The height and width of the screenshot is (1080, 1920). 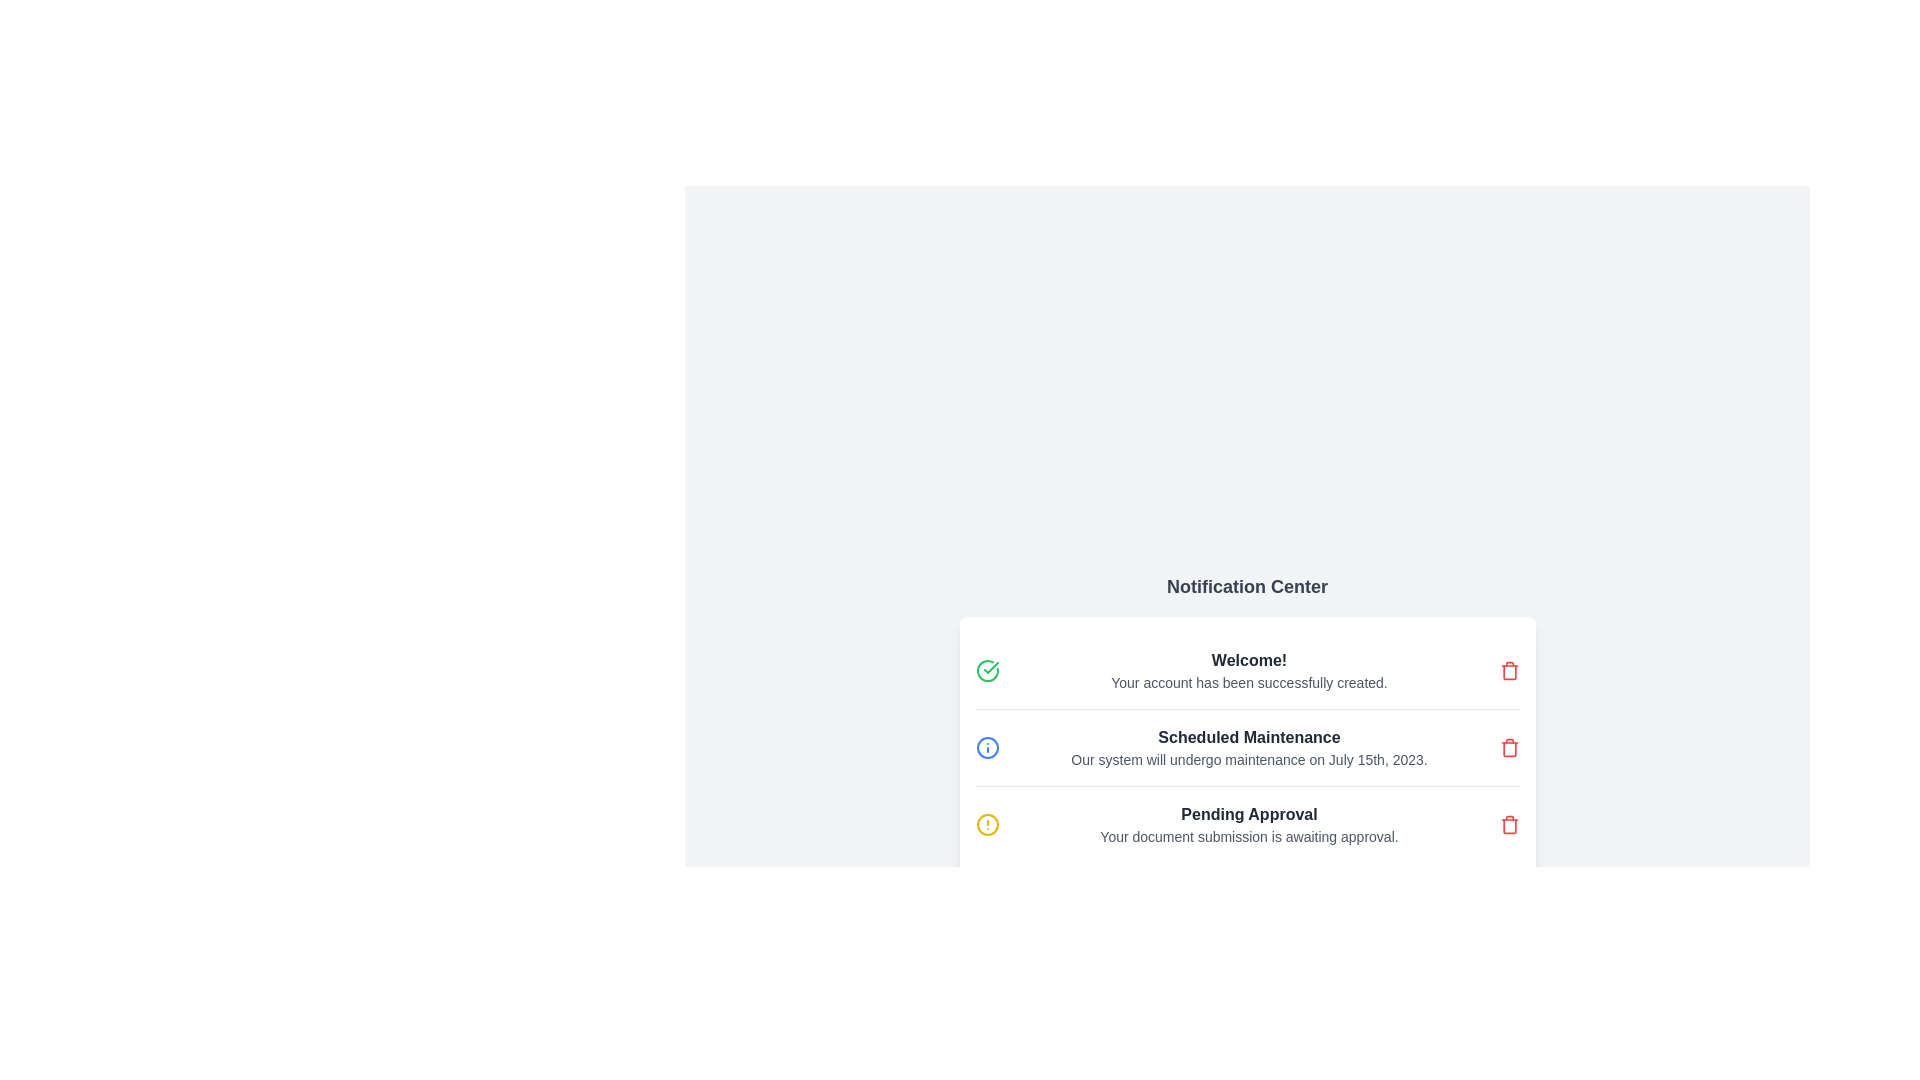 What do you see at coordinates (1509, 825) in the screenshot?
I see `the delete button for the notification titled 'Pending Approval', which is the third icon located to the right of the notification within the notification list` at bounding box center [1509, 825].